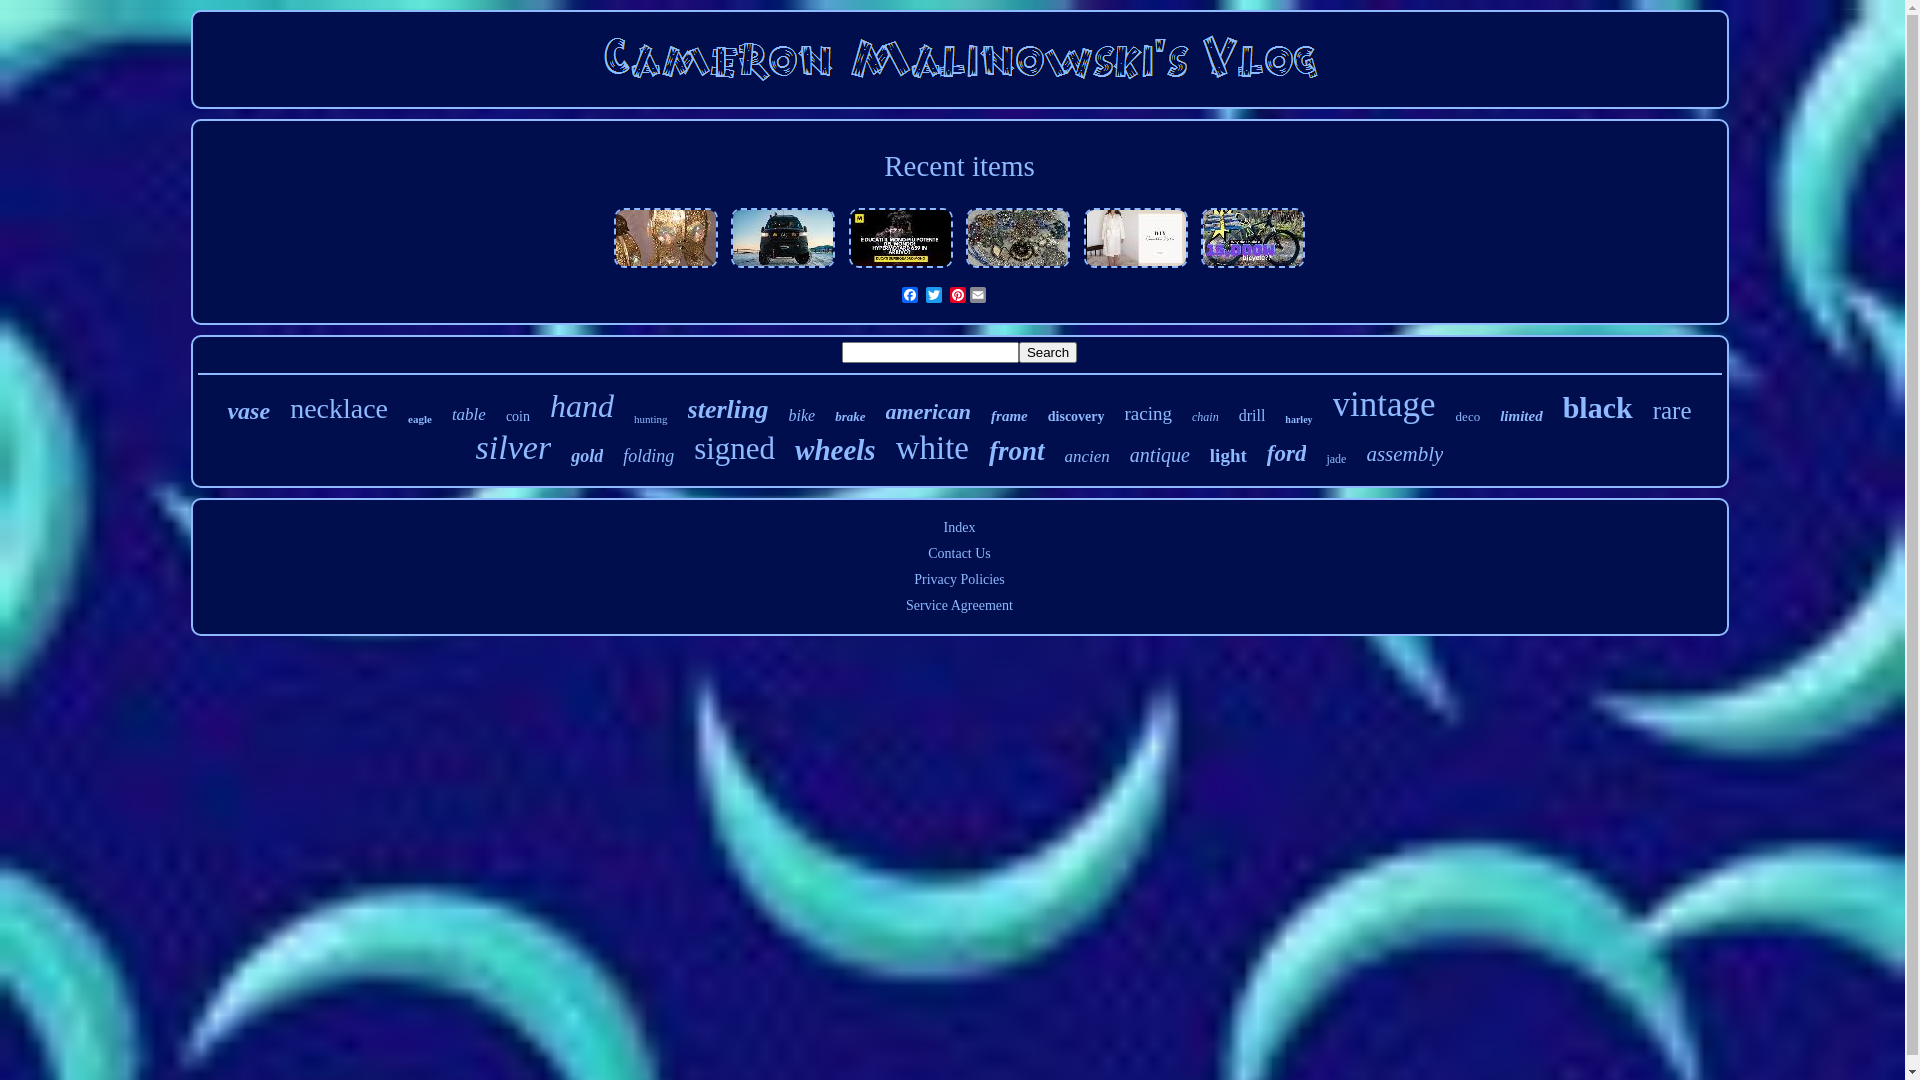 The width and height of the screenshot is (1920, 1080). What do you see at coordinates (1086, 456) in the screenshot?
I see `'ancien'` at bounding box center [1086, 456].